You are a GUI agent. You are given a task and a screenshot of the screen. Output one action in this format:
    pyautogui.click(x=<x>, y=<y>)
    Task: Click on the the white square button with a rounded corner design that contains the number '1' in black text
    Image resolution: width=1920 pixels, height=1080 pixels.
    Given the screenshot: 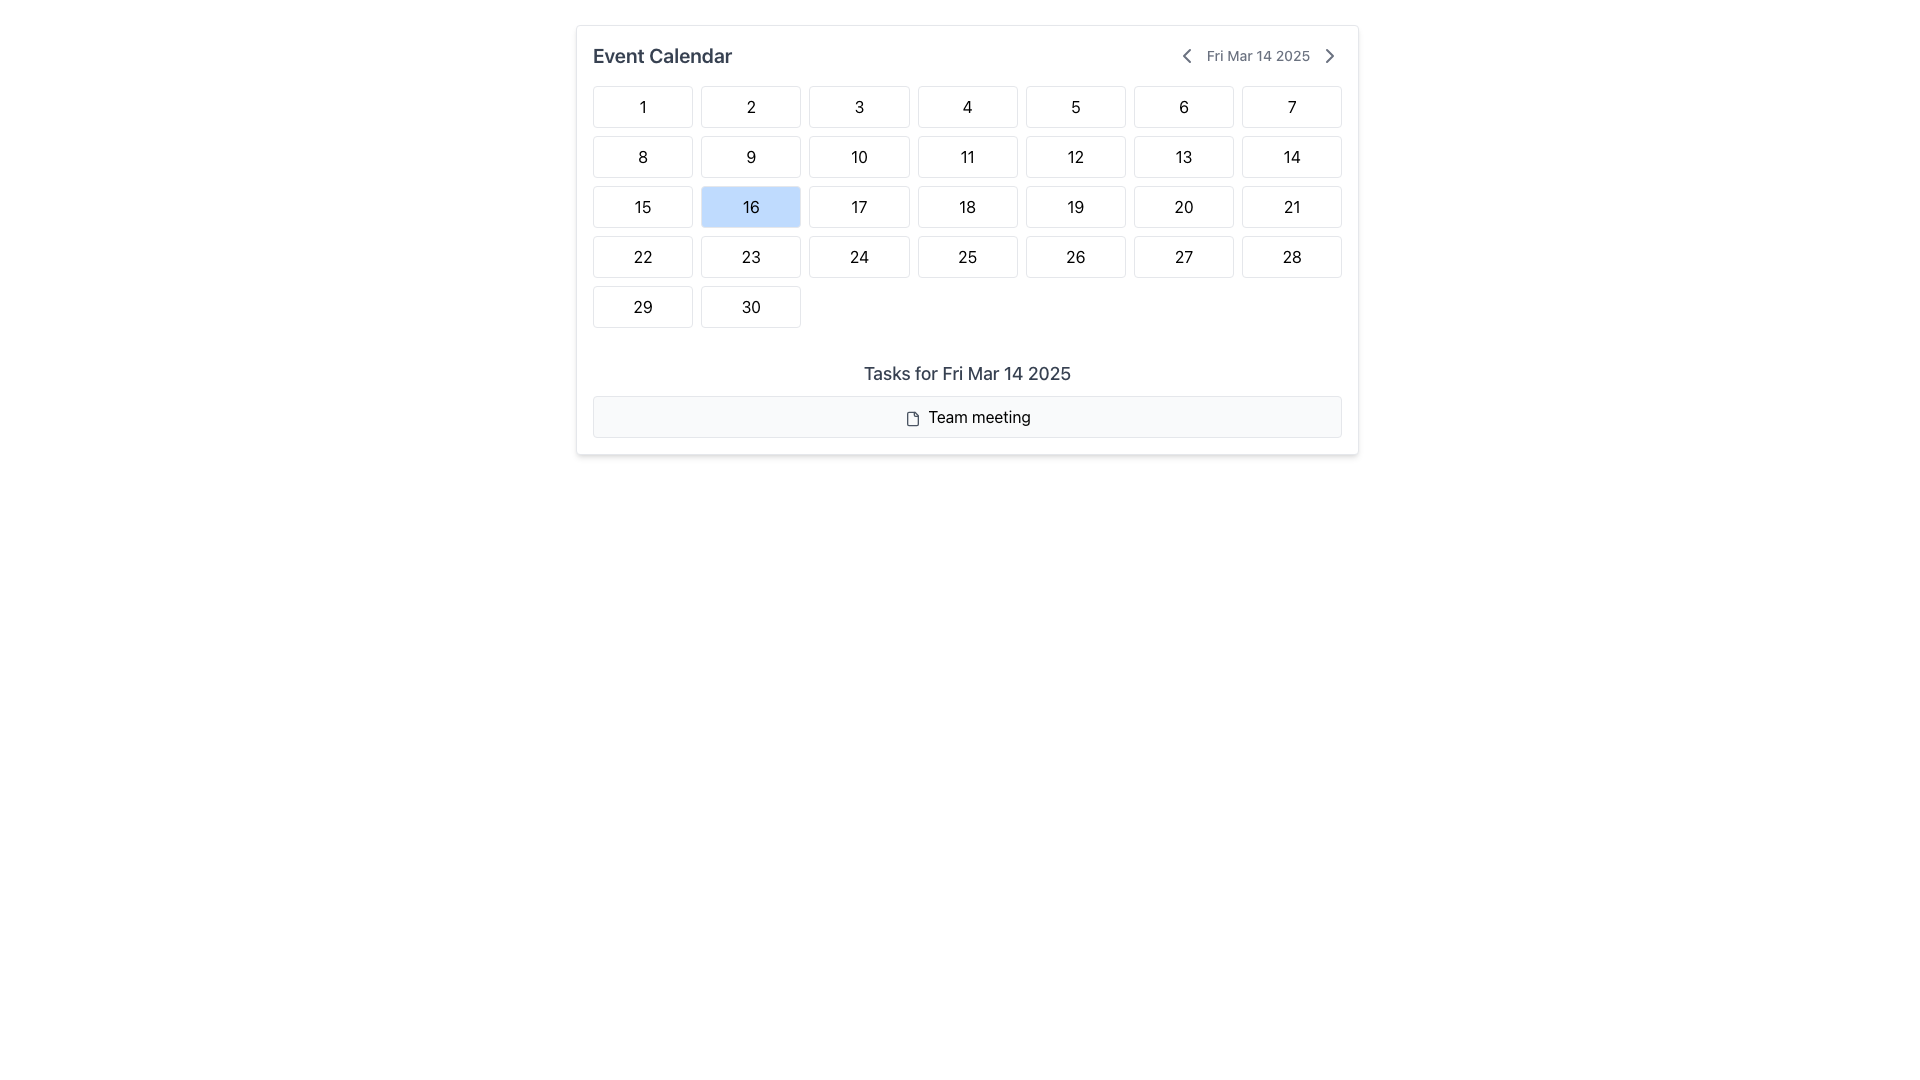 What is the action you would take?
    pyautogui.click(x=643, y=107)
    